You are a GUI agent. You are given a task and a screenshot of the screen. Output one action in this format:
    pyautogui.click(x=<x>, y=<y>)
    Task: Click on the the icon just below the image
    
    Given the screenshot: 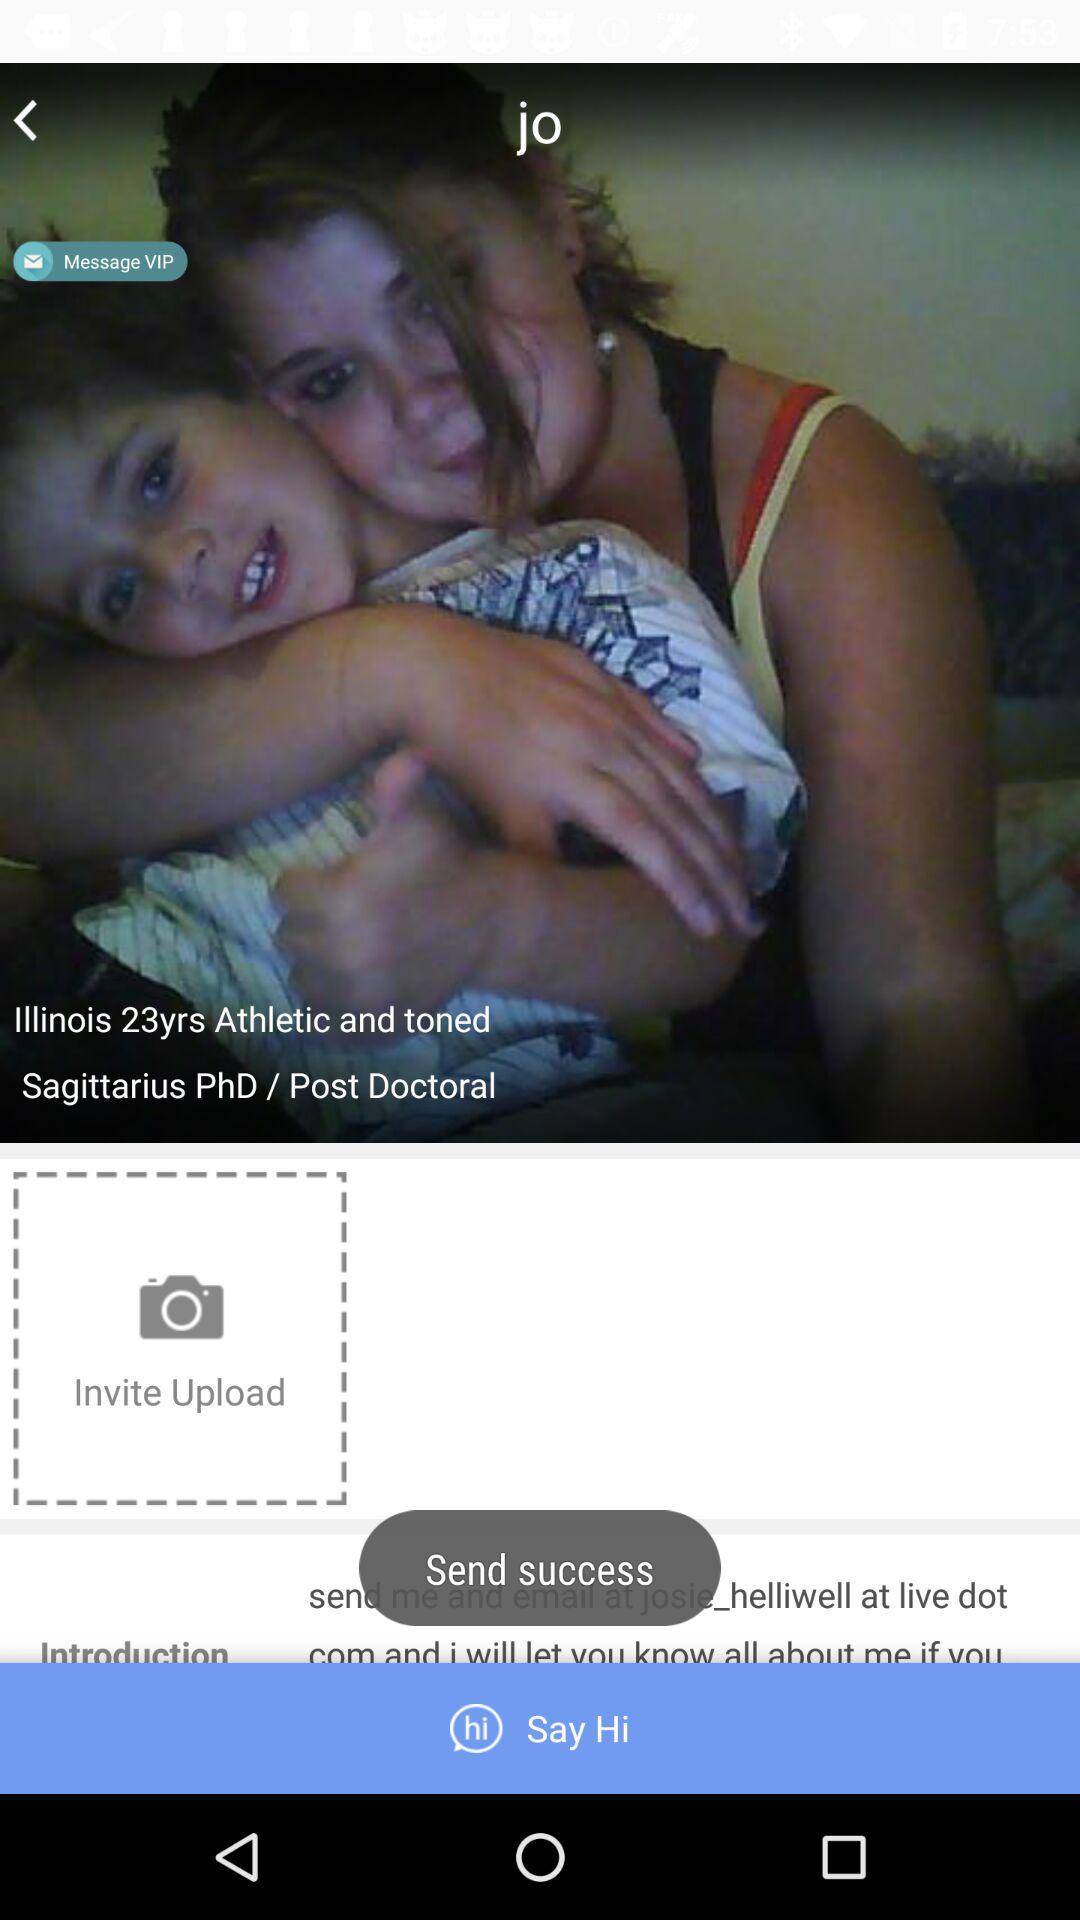 What is the action you would take?
    pyautogui.click(x=180, y=1338)
    